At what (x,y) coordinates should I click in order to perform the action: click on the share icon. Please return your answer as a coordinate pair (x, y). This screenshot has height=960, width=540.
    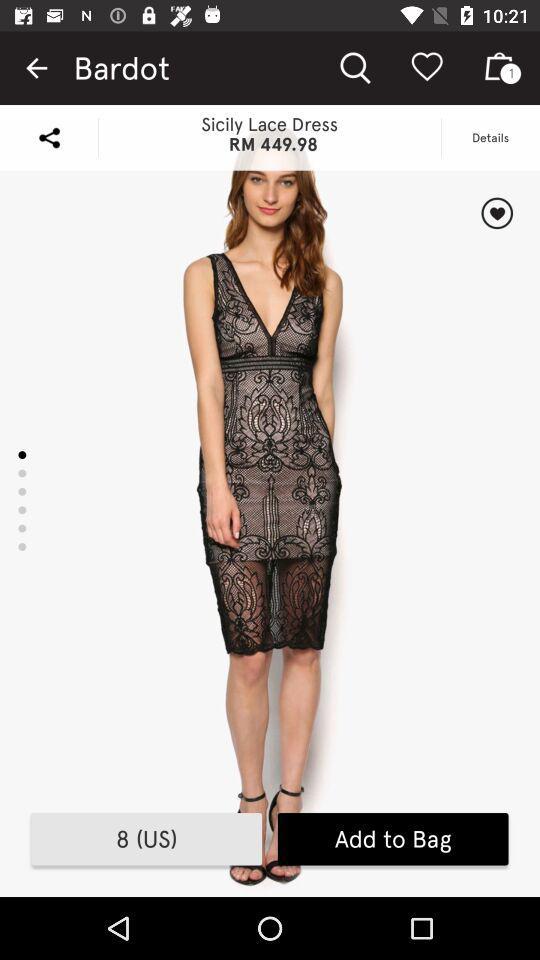
    Looking at the image, I should click on (49, 136).